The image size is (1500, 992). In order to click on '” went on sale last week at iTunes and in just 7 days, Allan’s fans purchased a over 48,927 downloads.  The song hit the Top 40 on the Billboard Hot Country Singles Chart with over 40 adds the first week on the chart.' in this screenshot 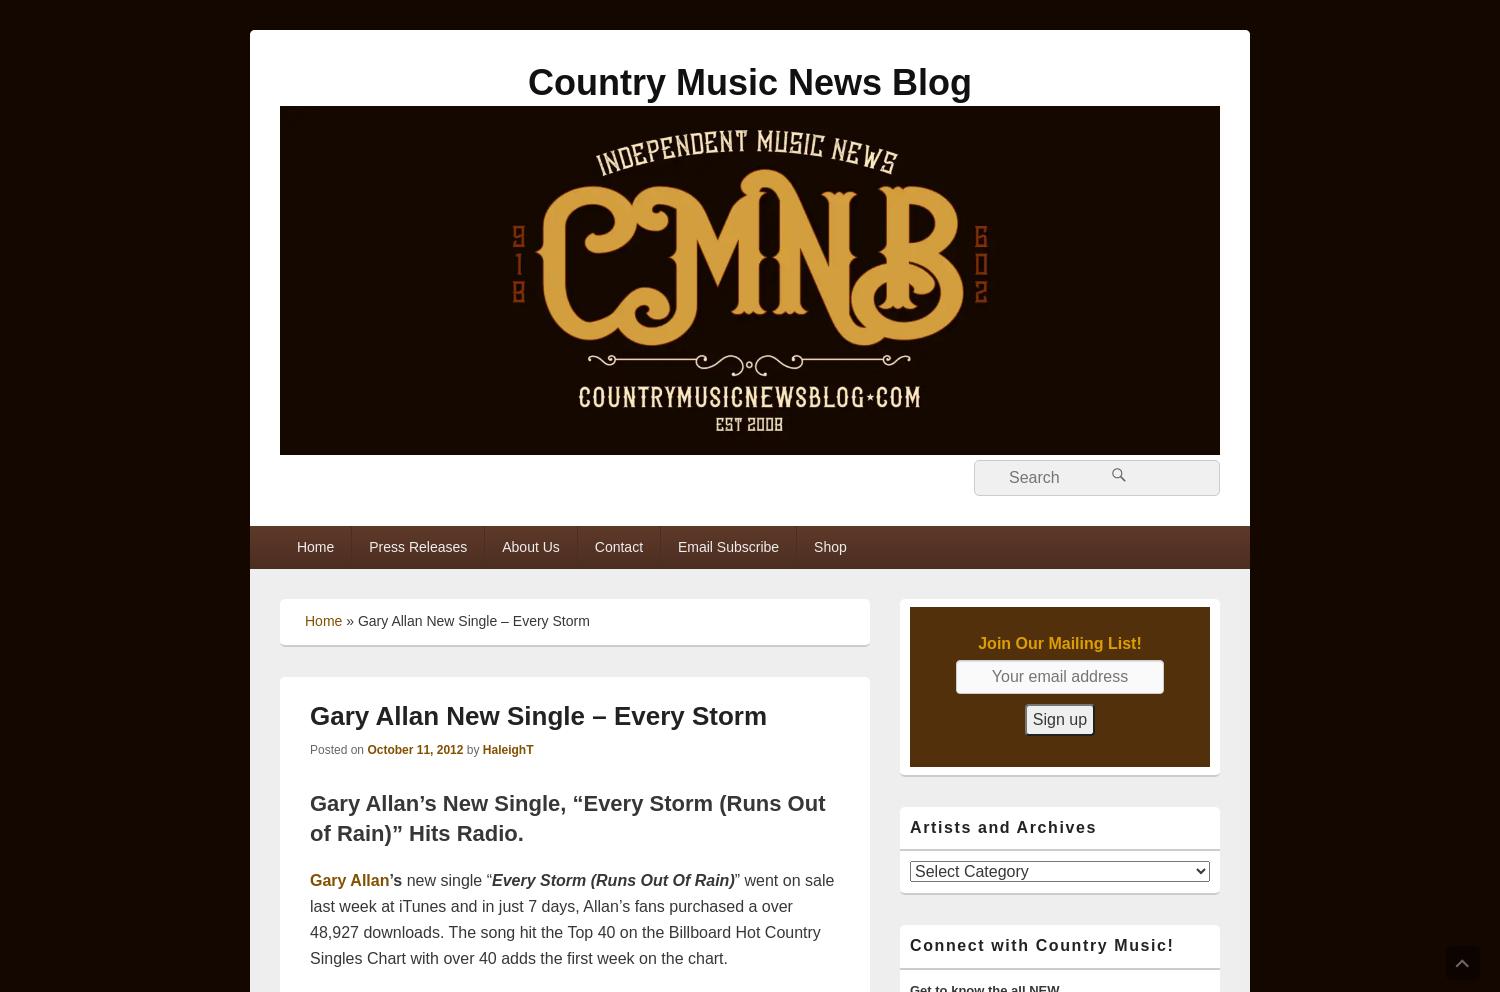, I will do `click(570, 917)`.